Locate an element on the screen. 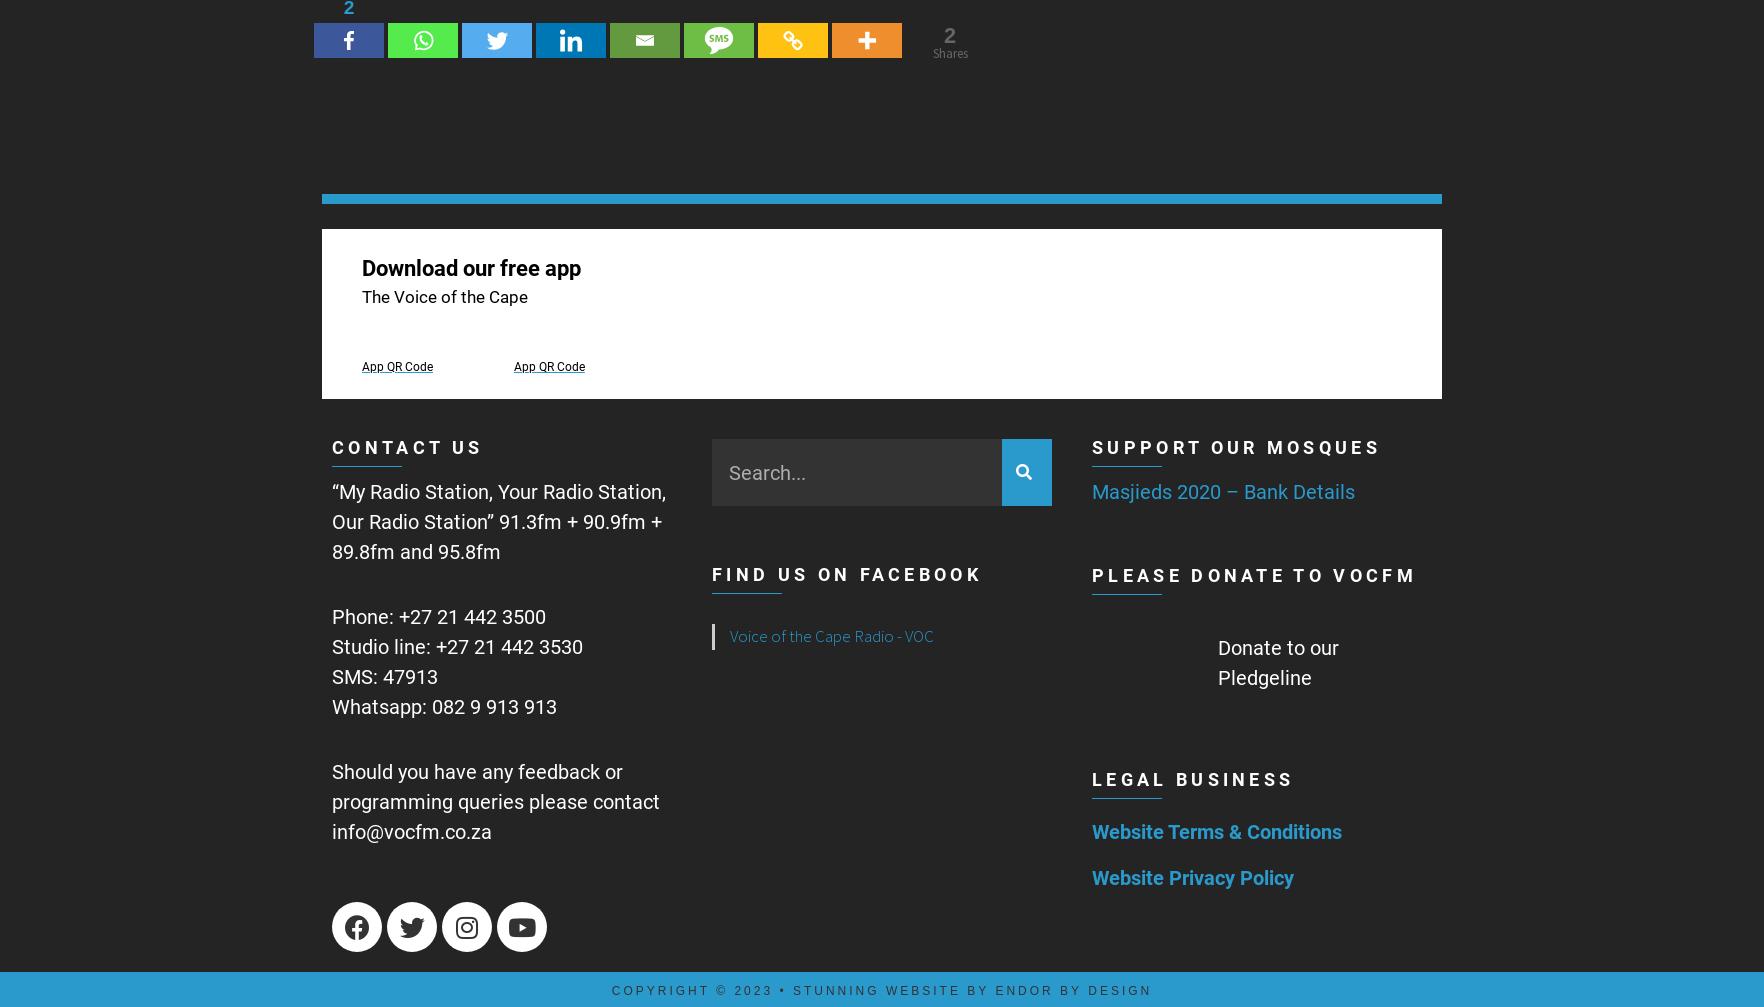 The width and height of the screenshot is (1764, 1007). 'Legal Business' is located at coordinates (1091, 777).